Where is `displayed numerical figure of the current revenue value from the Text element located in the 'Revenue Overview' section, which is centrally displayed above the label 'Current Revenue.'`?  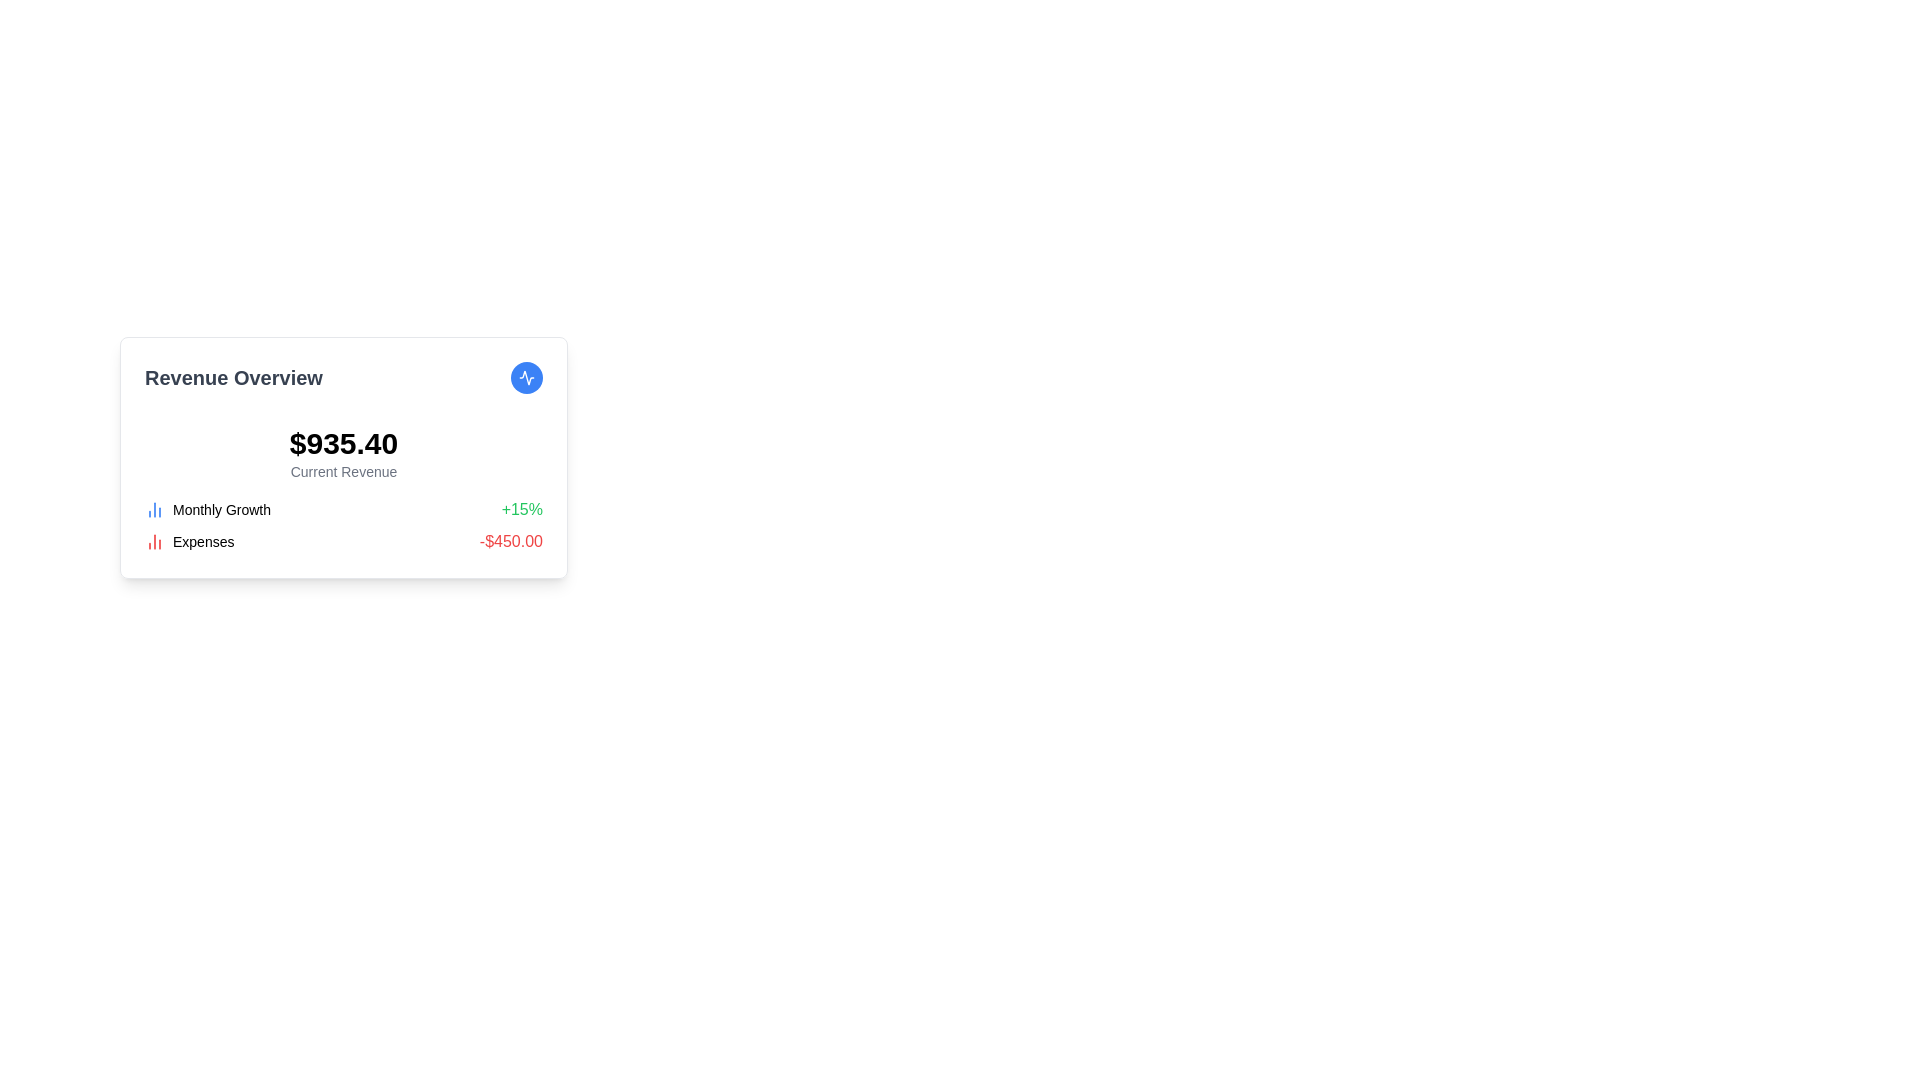 displayed numerical figure of the current revenue value from the Text element located in the 'Revenue Overview' section, which is centrally displayed above the label 'Current Revenue.' is located at coordinates (344, 442).